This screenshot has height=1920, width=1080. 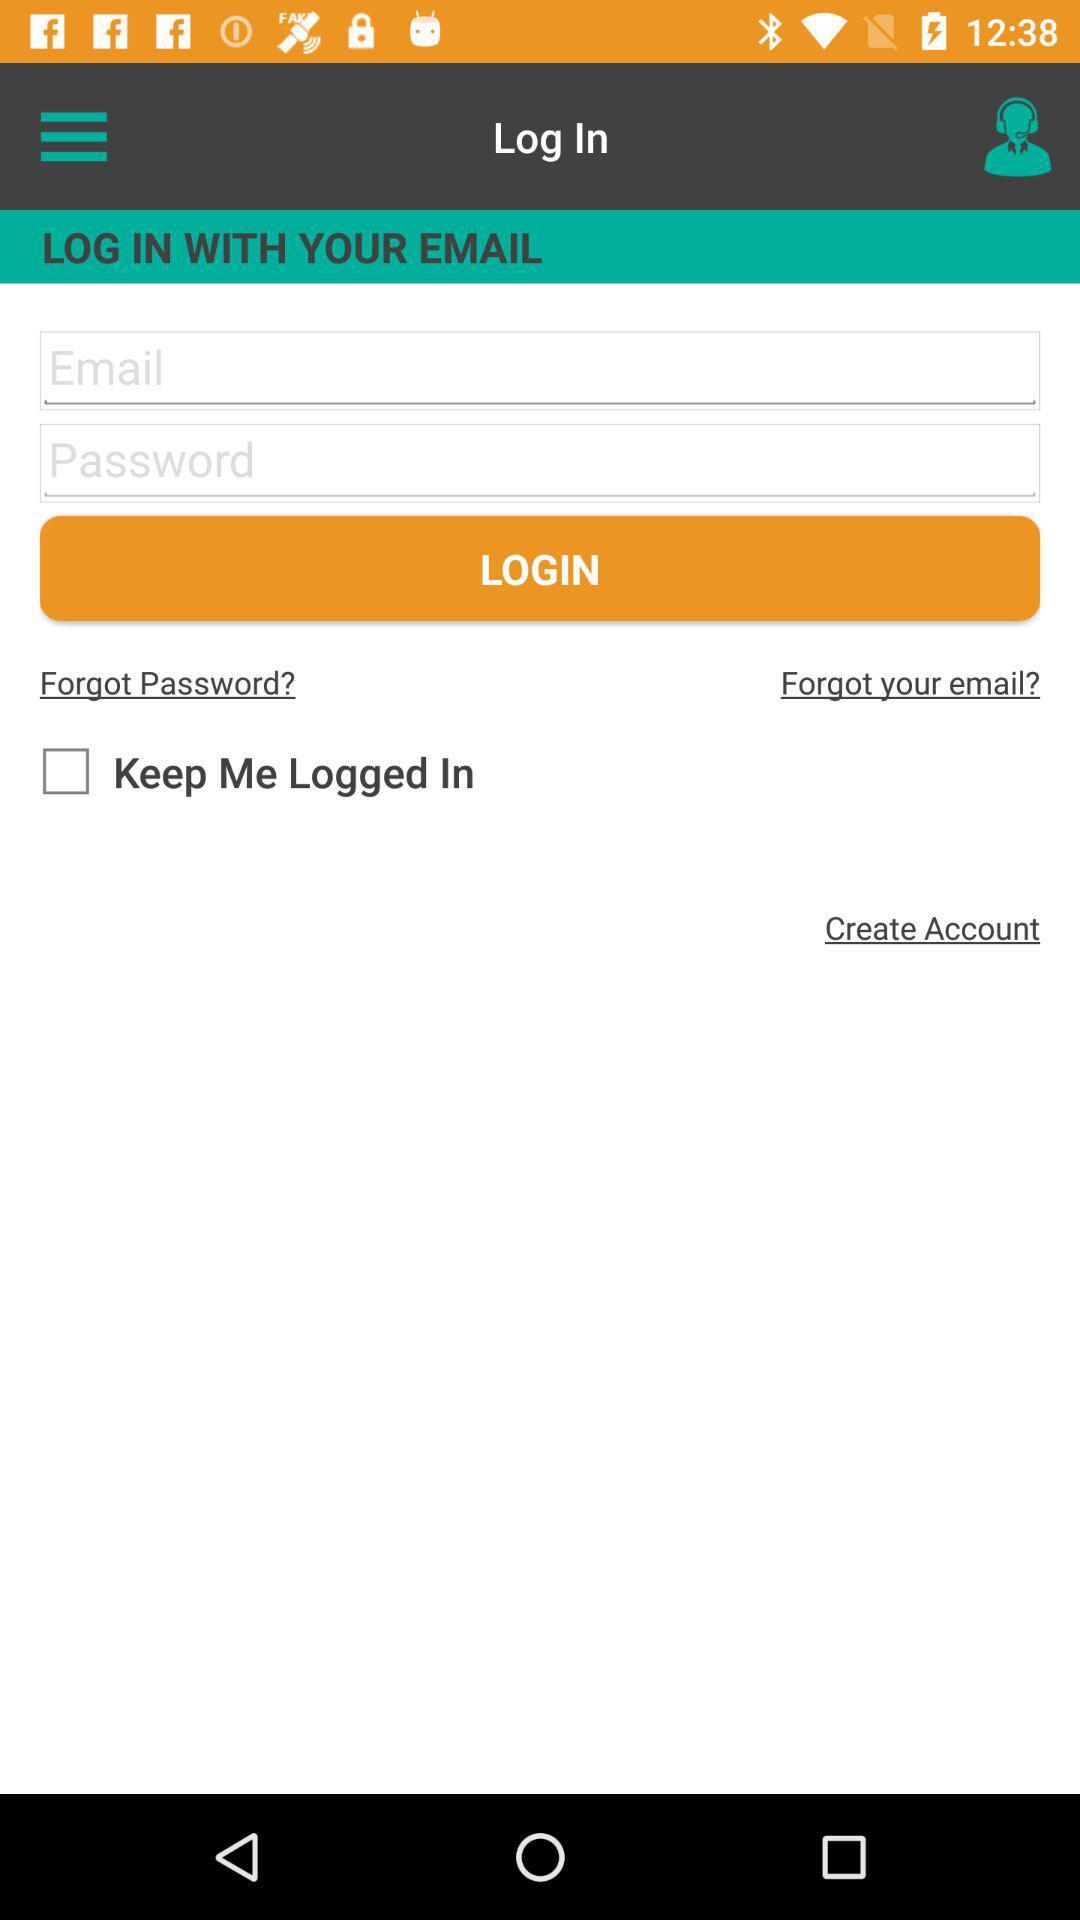 What do you see at coordinates (540, 370) in the screenshot?
I see `email address` at bounding box center [540, 370].